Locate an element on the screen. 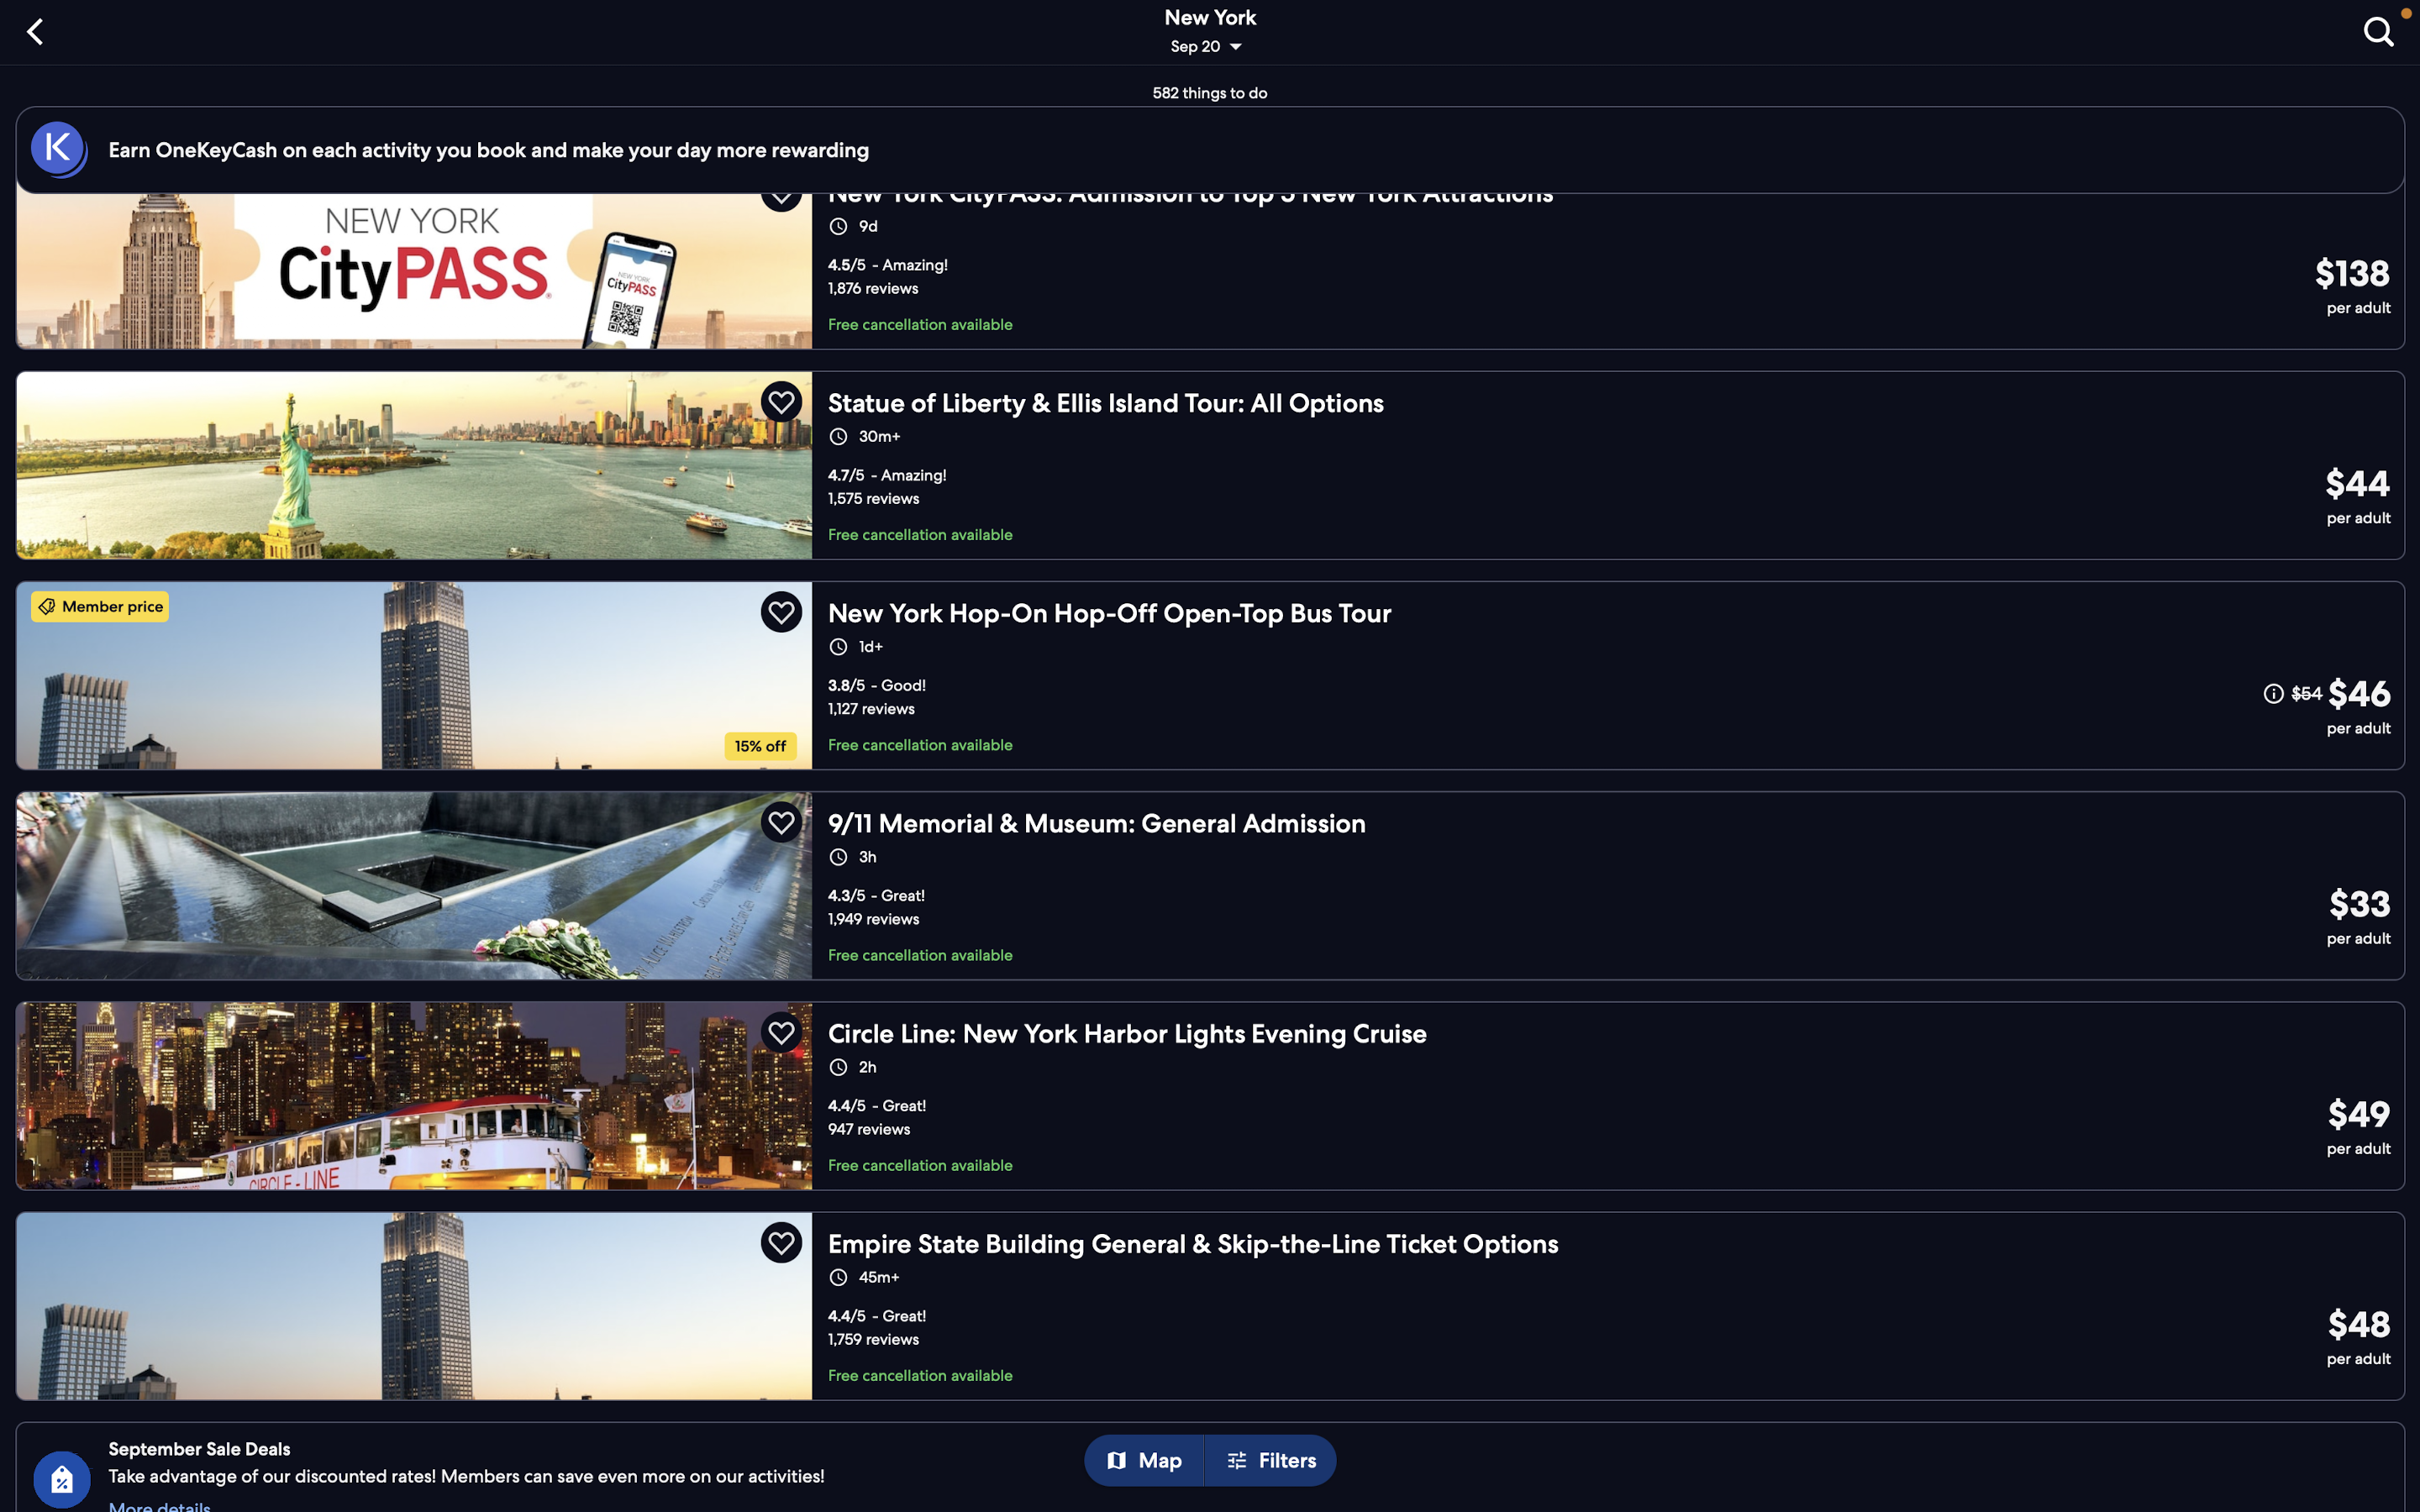  the tour package for the Statue of Liberty is located at coordinates (1212, 461).